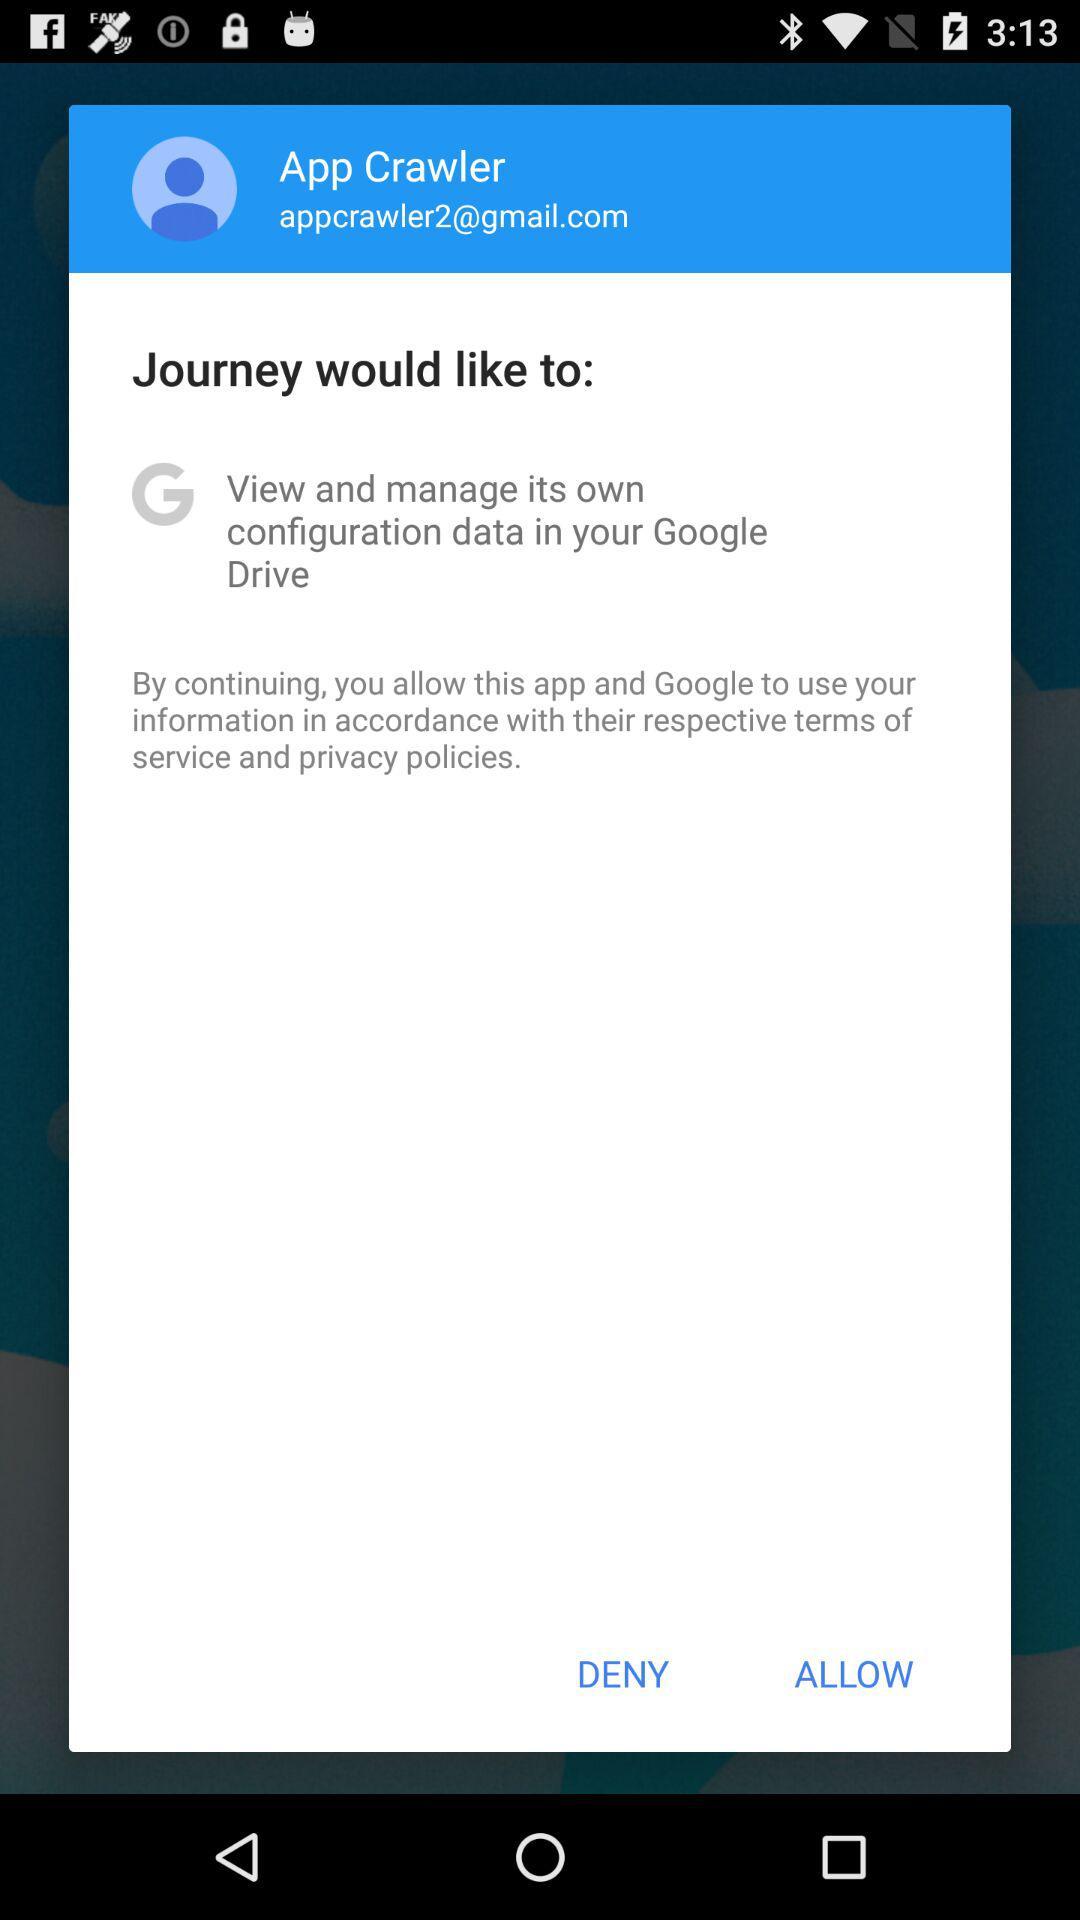  I want to click on app crawler icon, so click(392, 164).